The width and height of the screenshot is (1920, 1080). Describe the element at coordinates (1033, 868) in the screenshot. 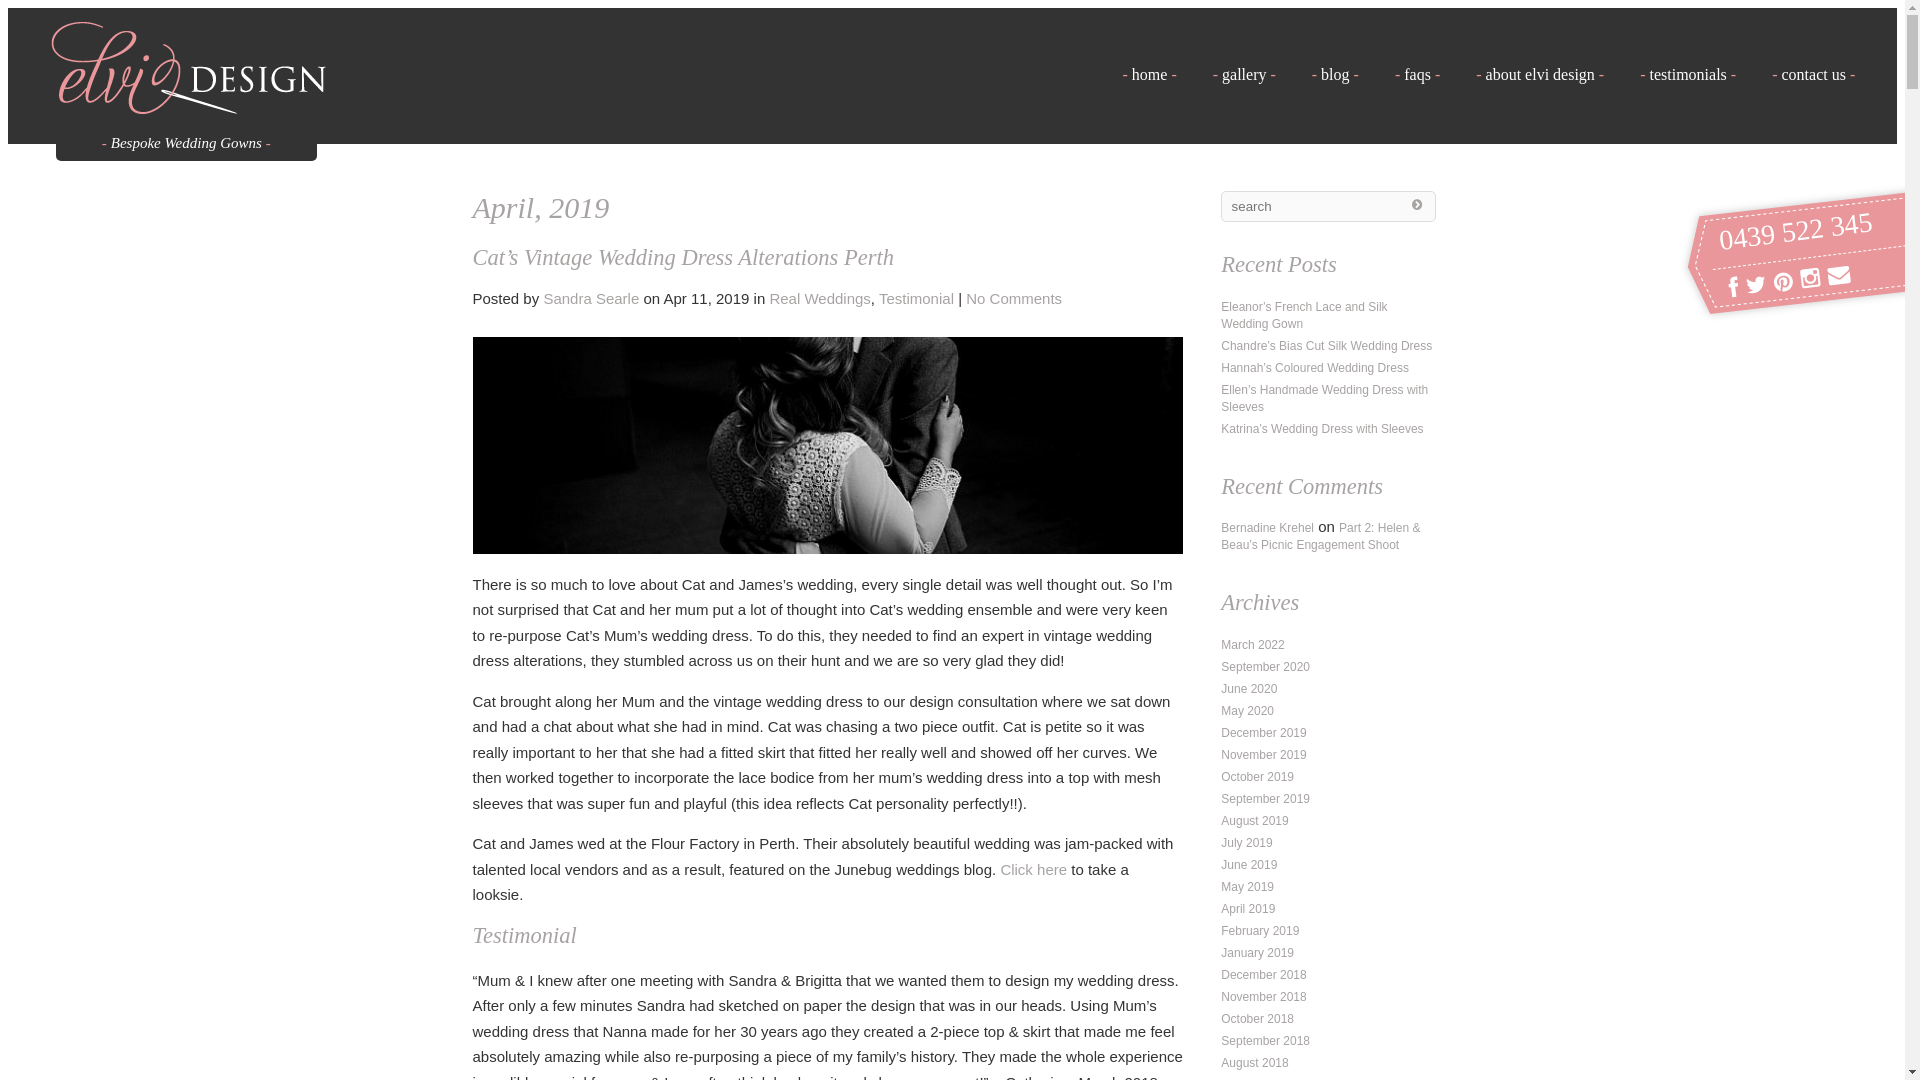

I see `'Click here'` at that location.